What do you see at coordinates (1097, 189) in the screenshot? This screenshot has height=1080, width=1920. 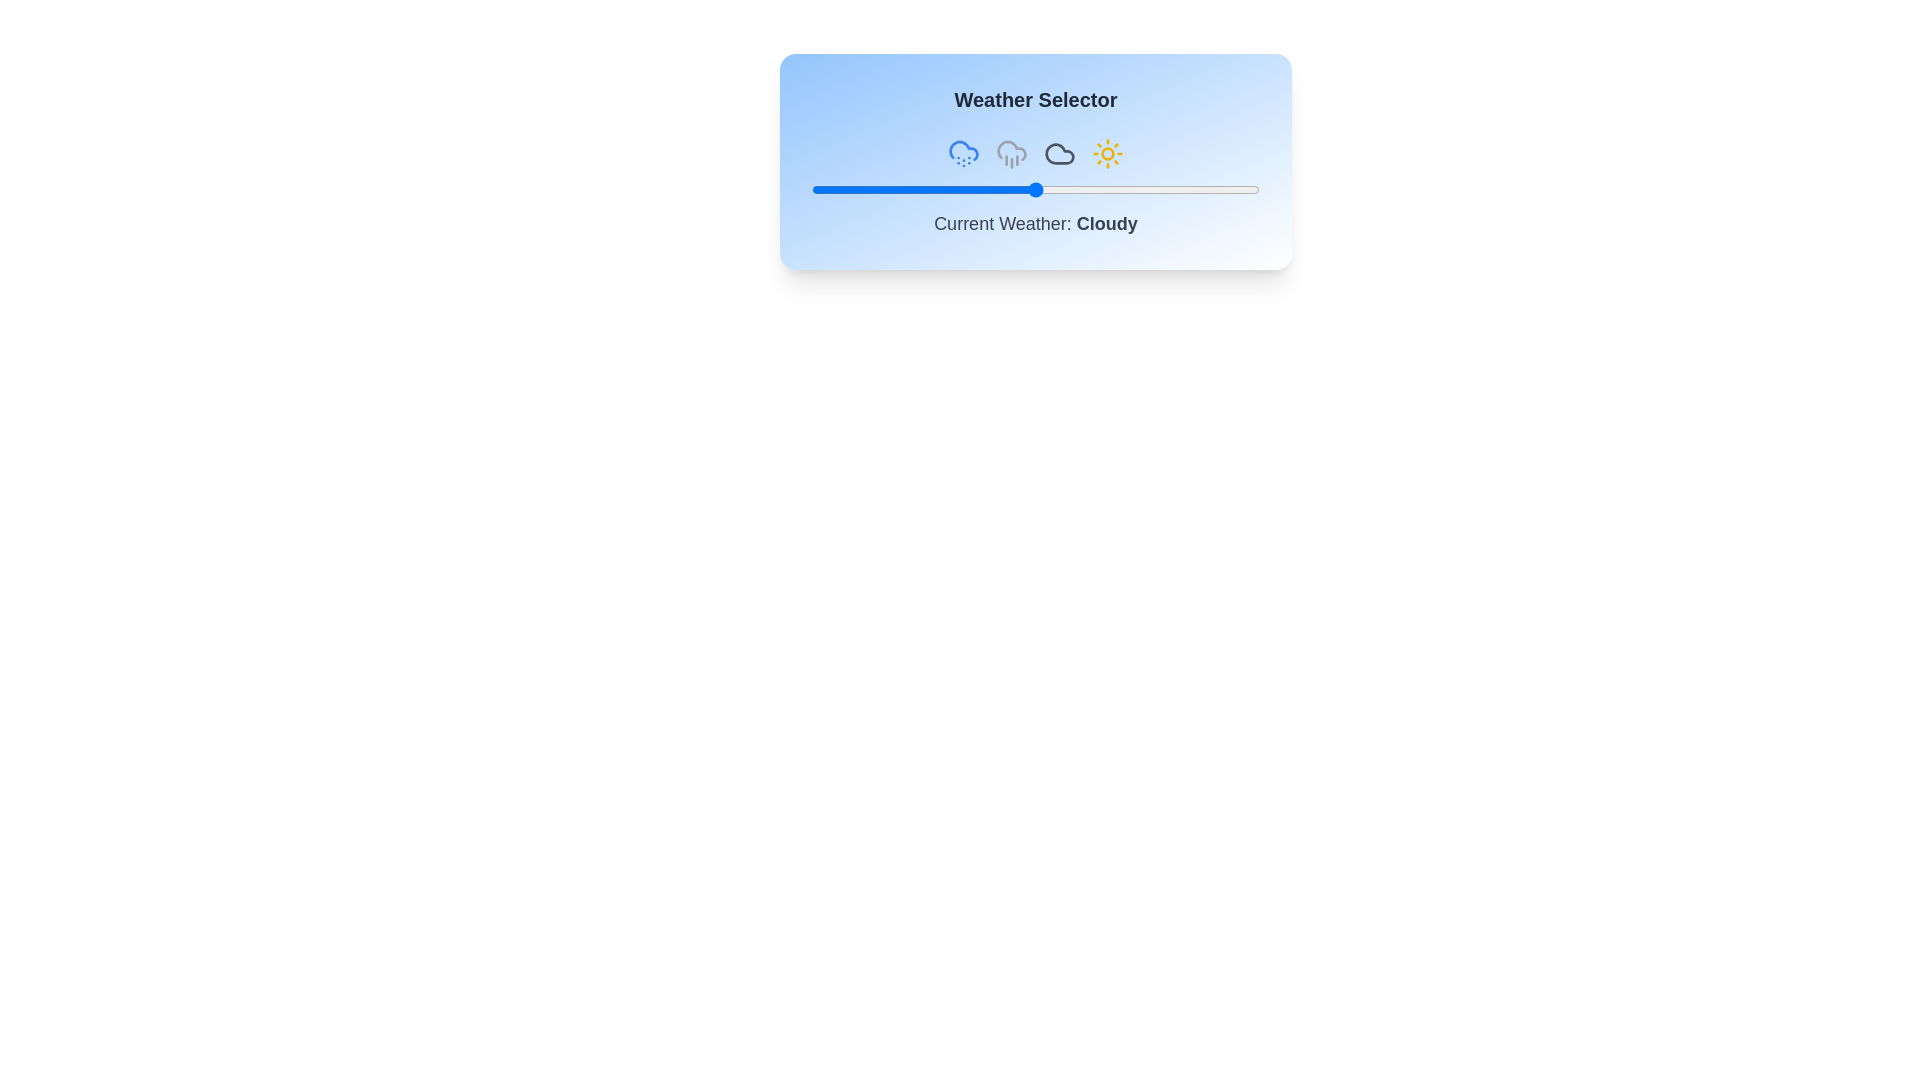 I see `the slider to set the weather value to 64` at bounding box center [1097, 189].